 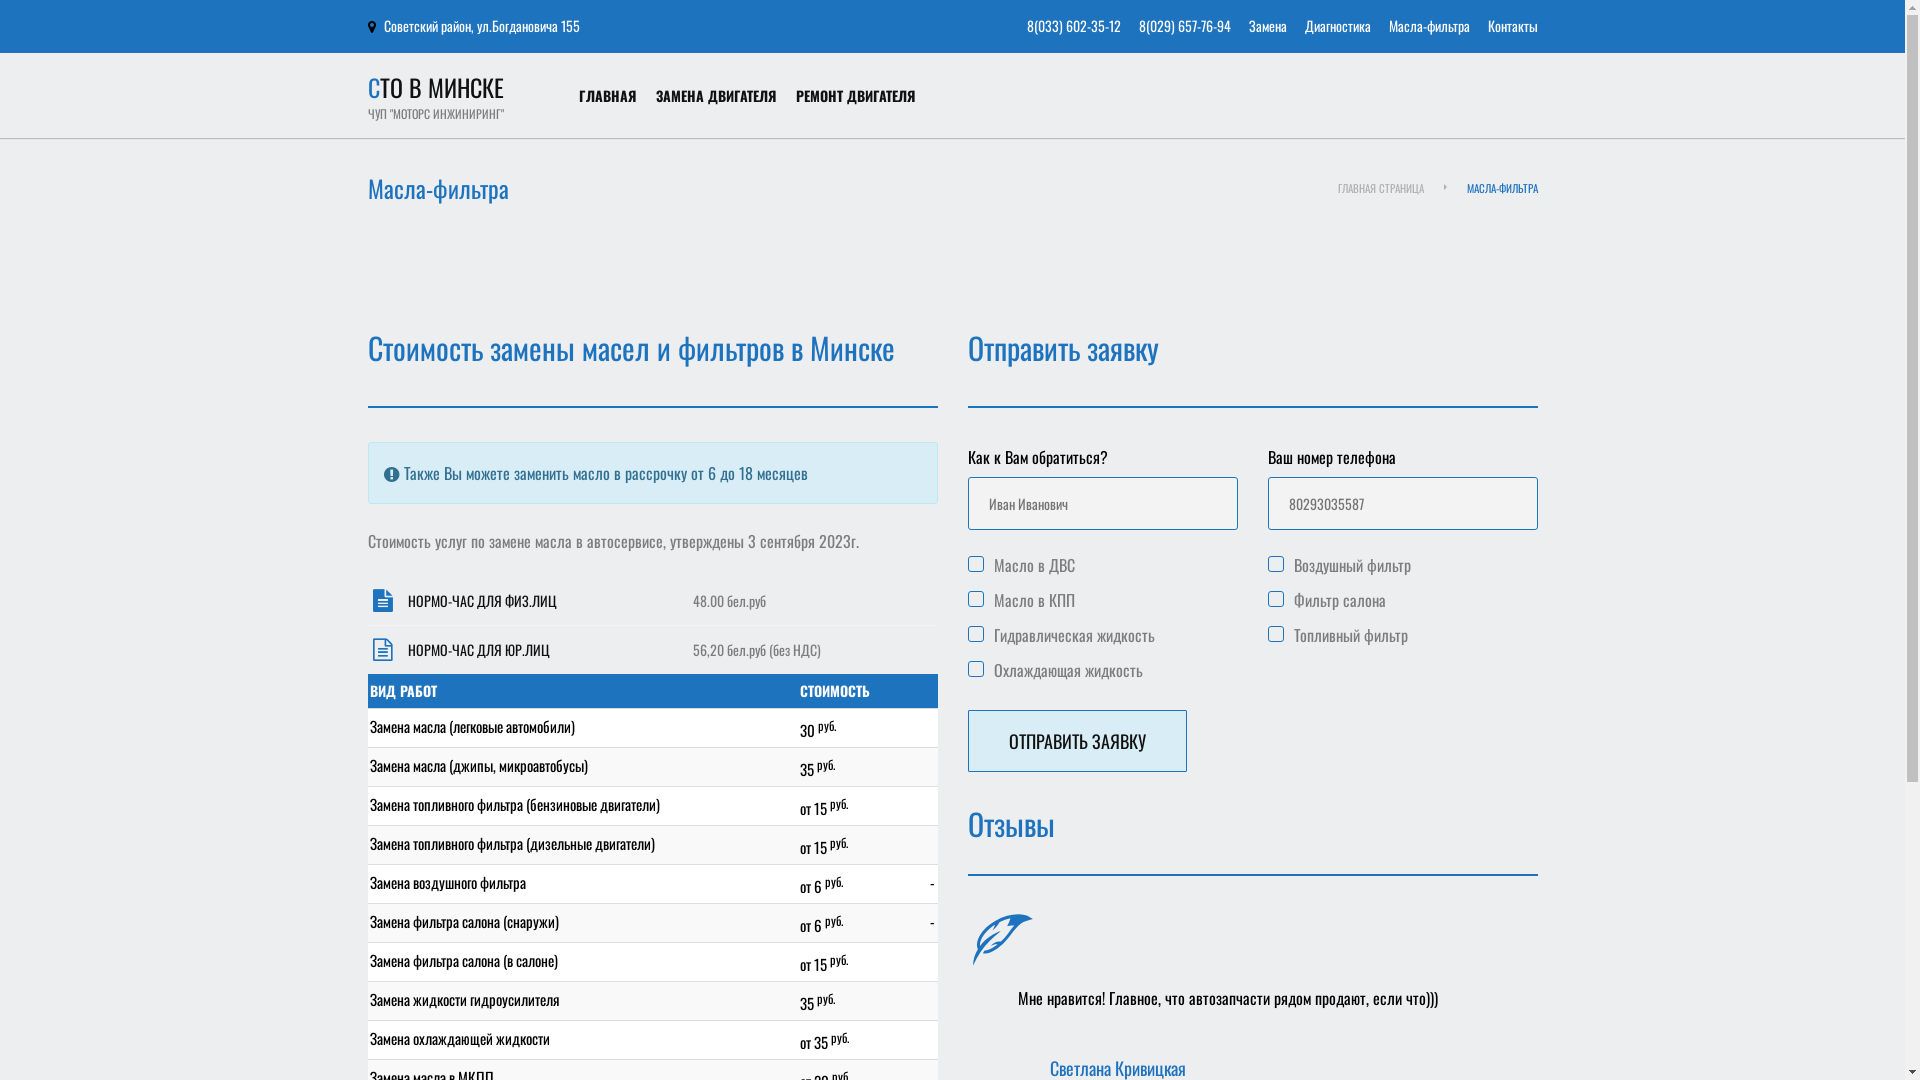 What do you see at coordinates (1137, 25) in the screenshot?
I see `'8(029) 657-76-94'` at bounding box center [1137, 25].